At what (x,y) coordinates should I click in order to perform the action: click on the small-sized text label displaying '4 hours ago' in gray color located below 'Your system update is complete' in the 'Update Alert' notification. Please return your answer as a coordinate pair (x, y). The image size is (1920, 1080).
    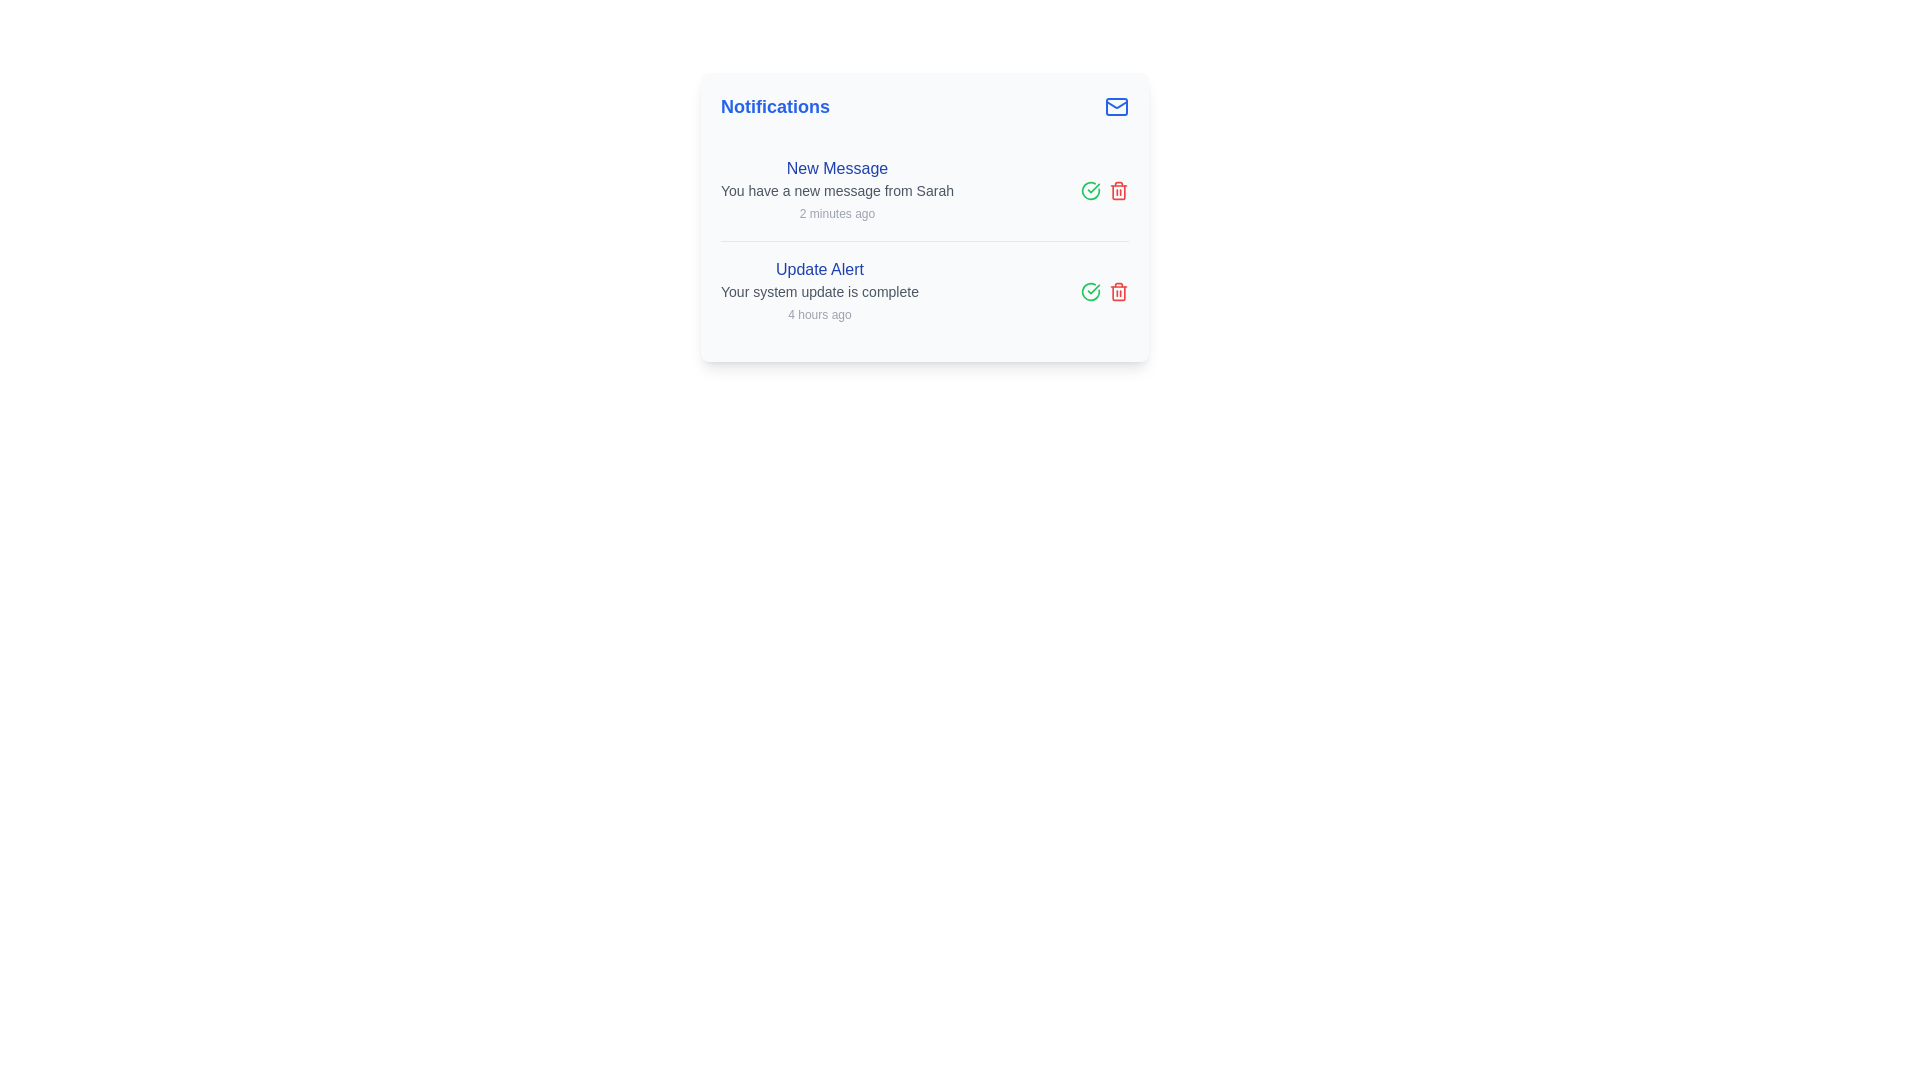
    Looking at the image, I should click on (820, 315).